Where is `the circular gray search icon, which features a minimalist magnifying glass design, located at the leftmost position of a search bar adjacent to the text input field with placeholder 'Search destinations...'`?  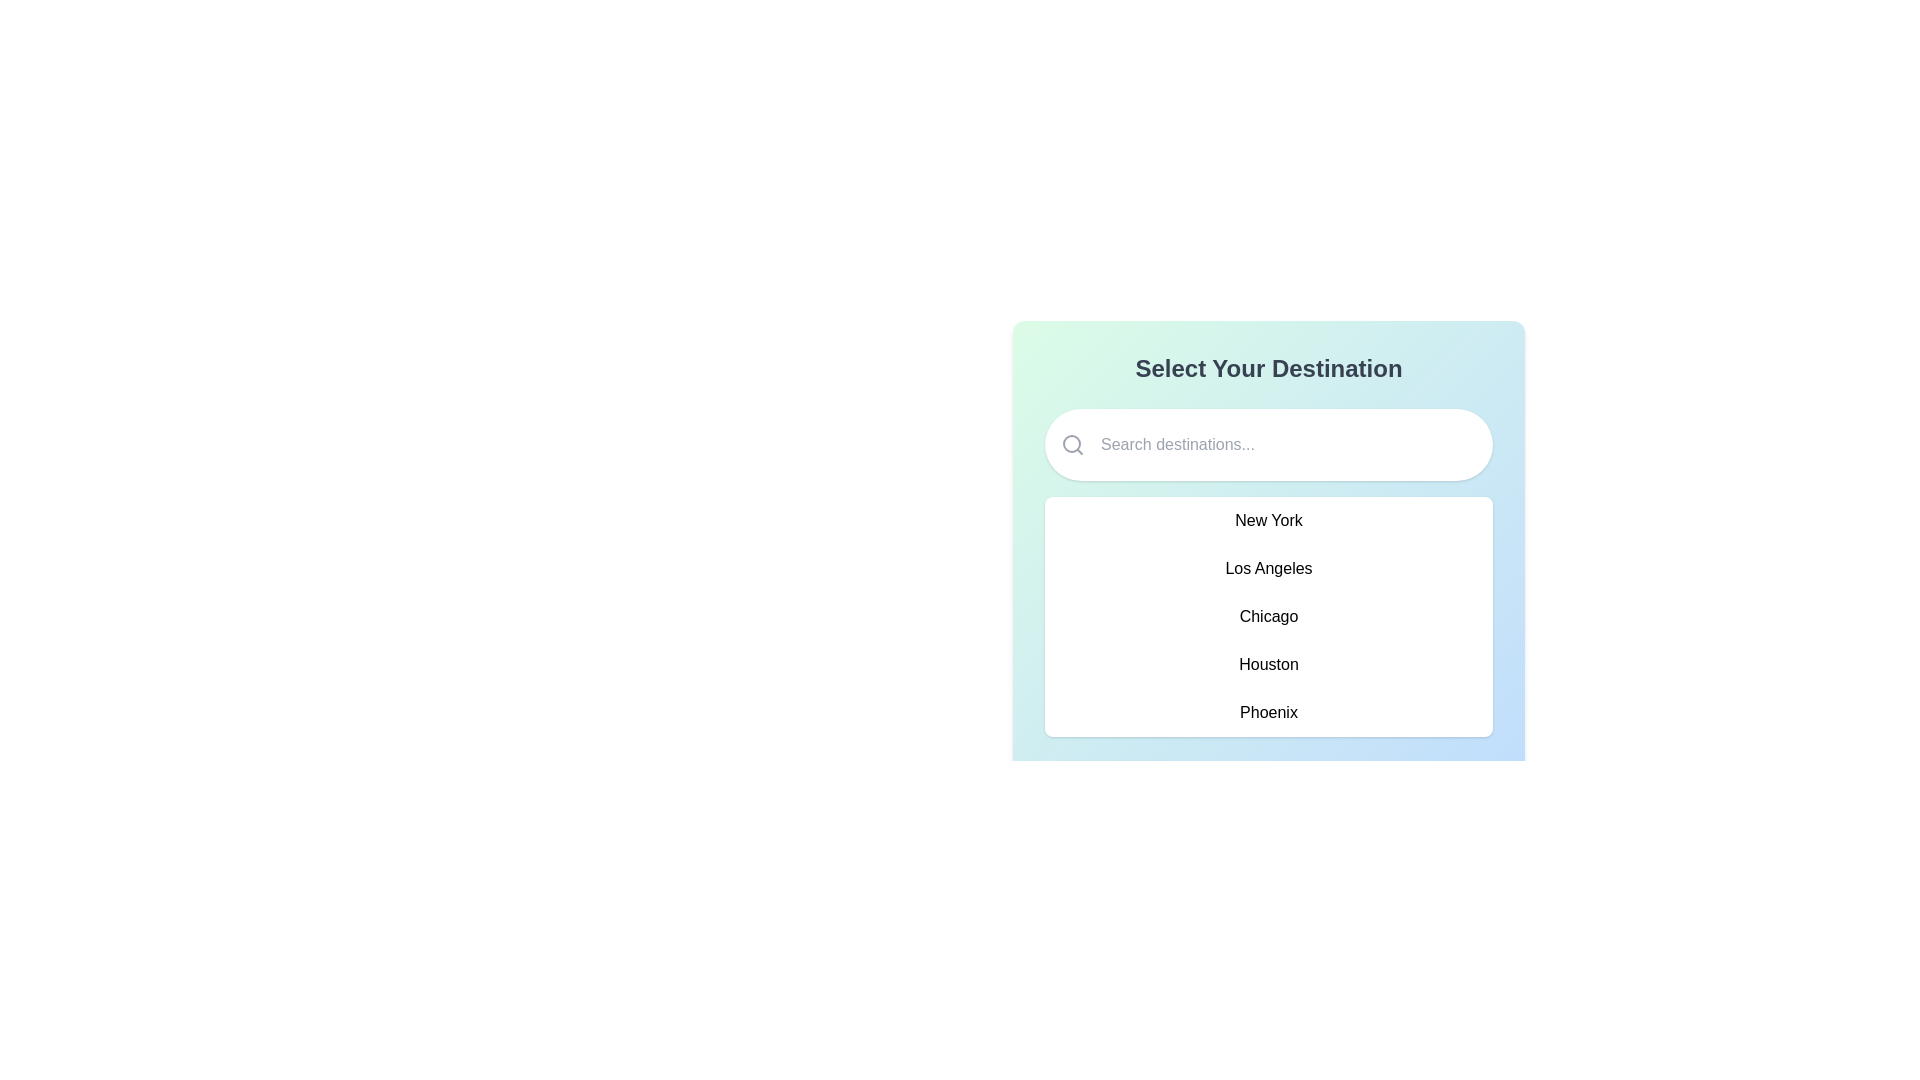
the circular gray search icon, which features a minimalist magnifying glass design, located at the leftmost position of a search bar adjacent to the text input field with placeholder 'Search destinations...' is located at coordinates (1072, 443).